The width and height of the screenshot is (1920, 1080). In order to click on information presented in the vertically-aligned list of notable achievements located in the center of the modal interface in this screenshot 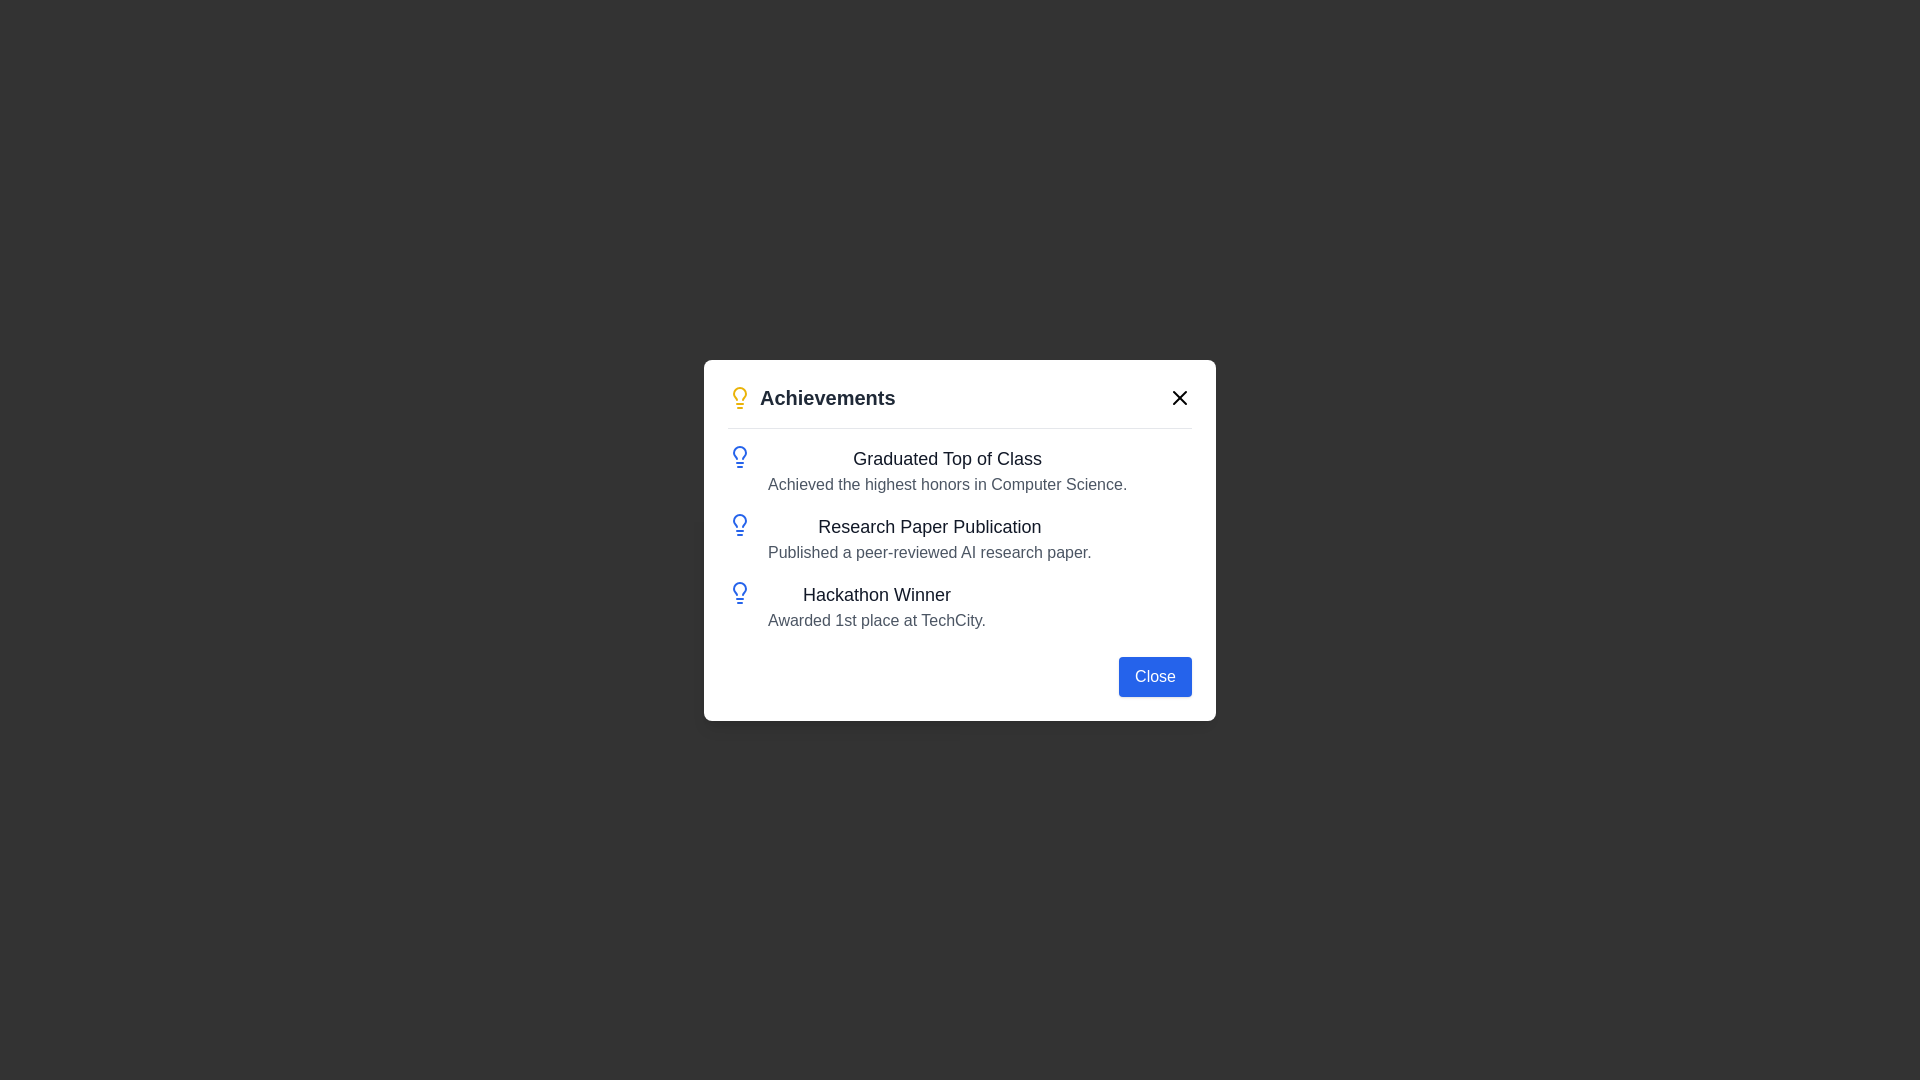, I will do `click(960, 536)`.